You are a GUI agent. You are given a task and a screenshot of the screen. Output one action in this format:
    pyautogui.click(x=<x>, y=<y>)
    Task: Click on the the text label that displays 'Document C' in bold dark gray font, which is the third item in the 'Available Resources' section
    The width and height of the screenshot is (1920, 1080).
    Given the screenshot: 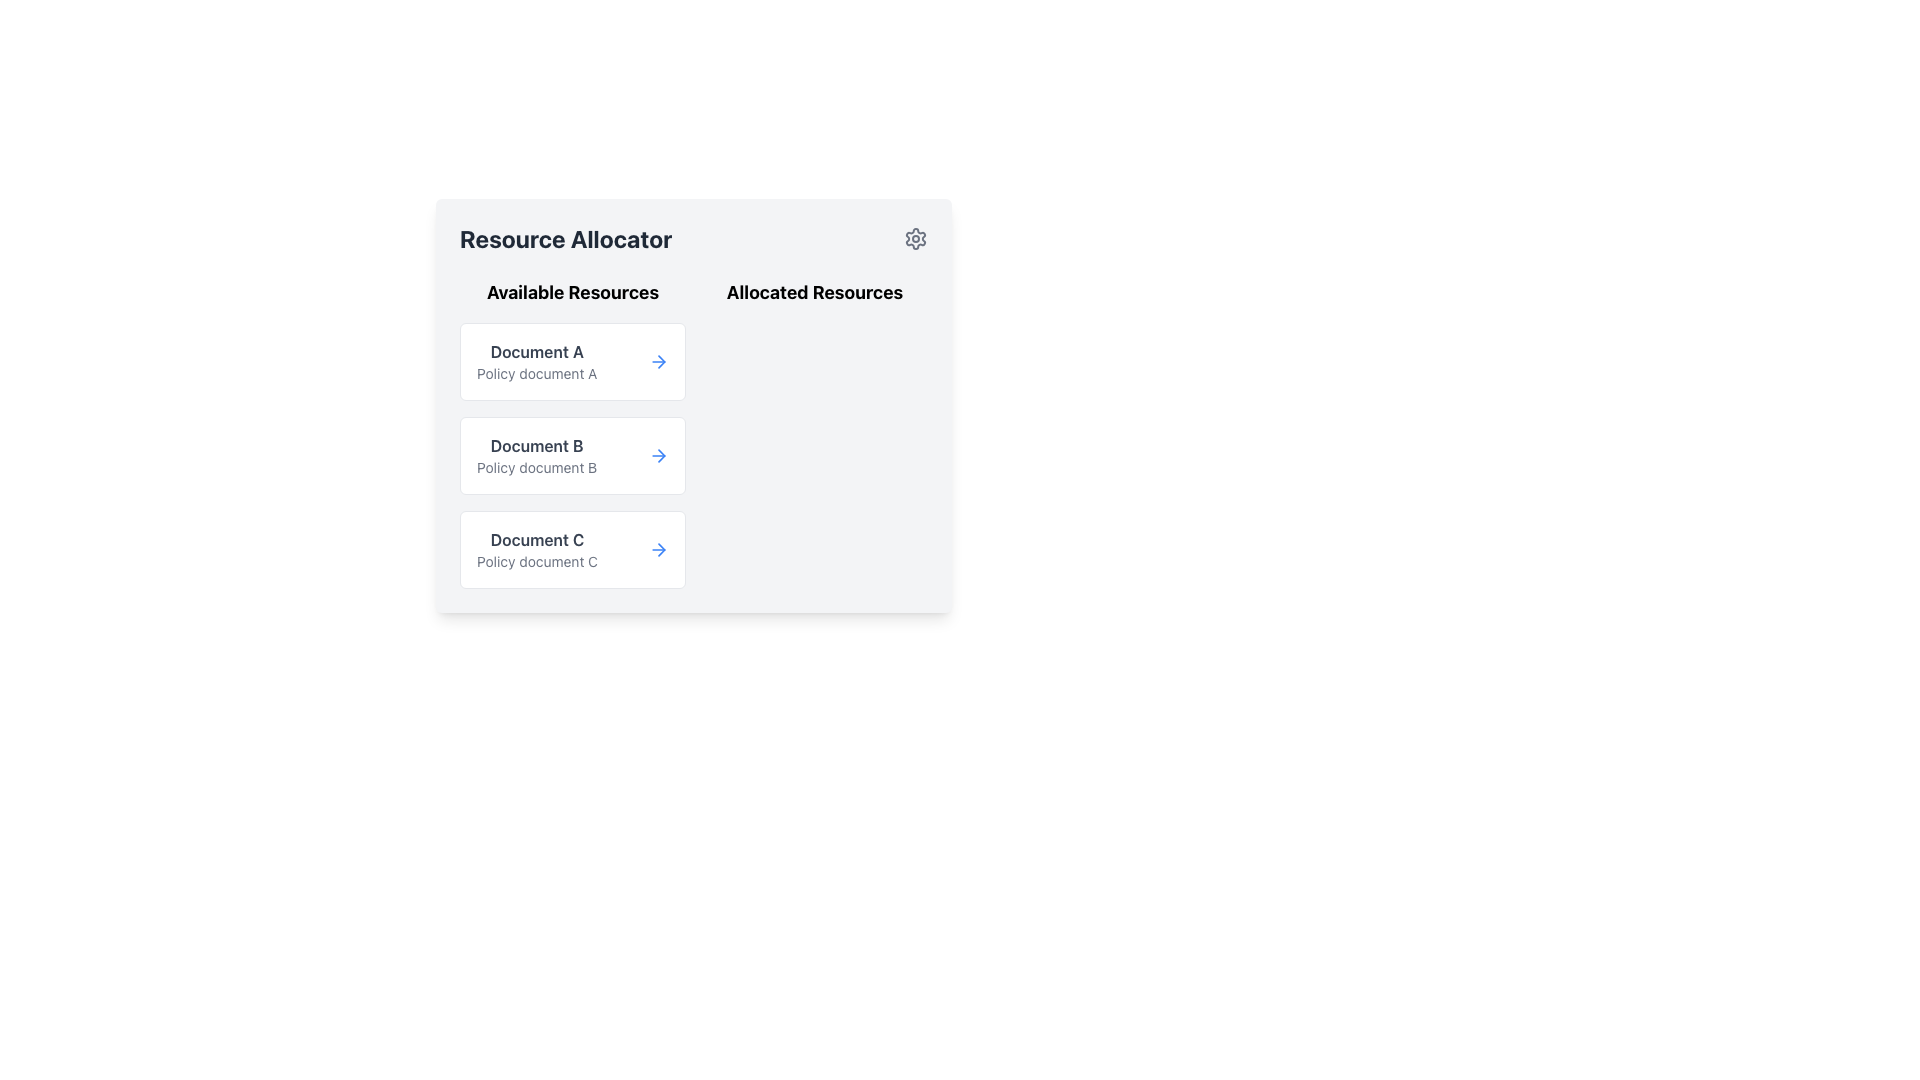 What is the action you would take?
    pyautogui.click(x=537, y=550)
    